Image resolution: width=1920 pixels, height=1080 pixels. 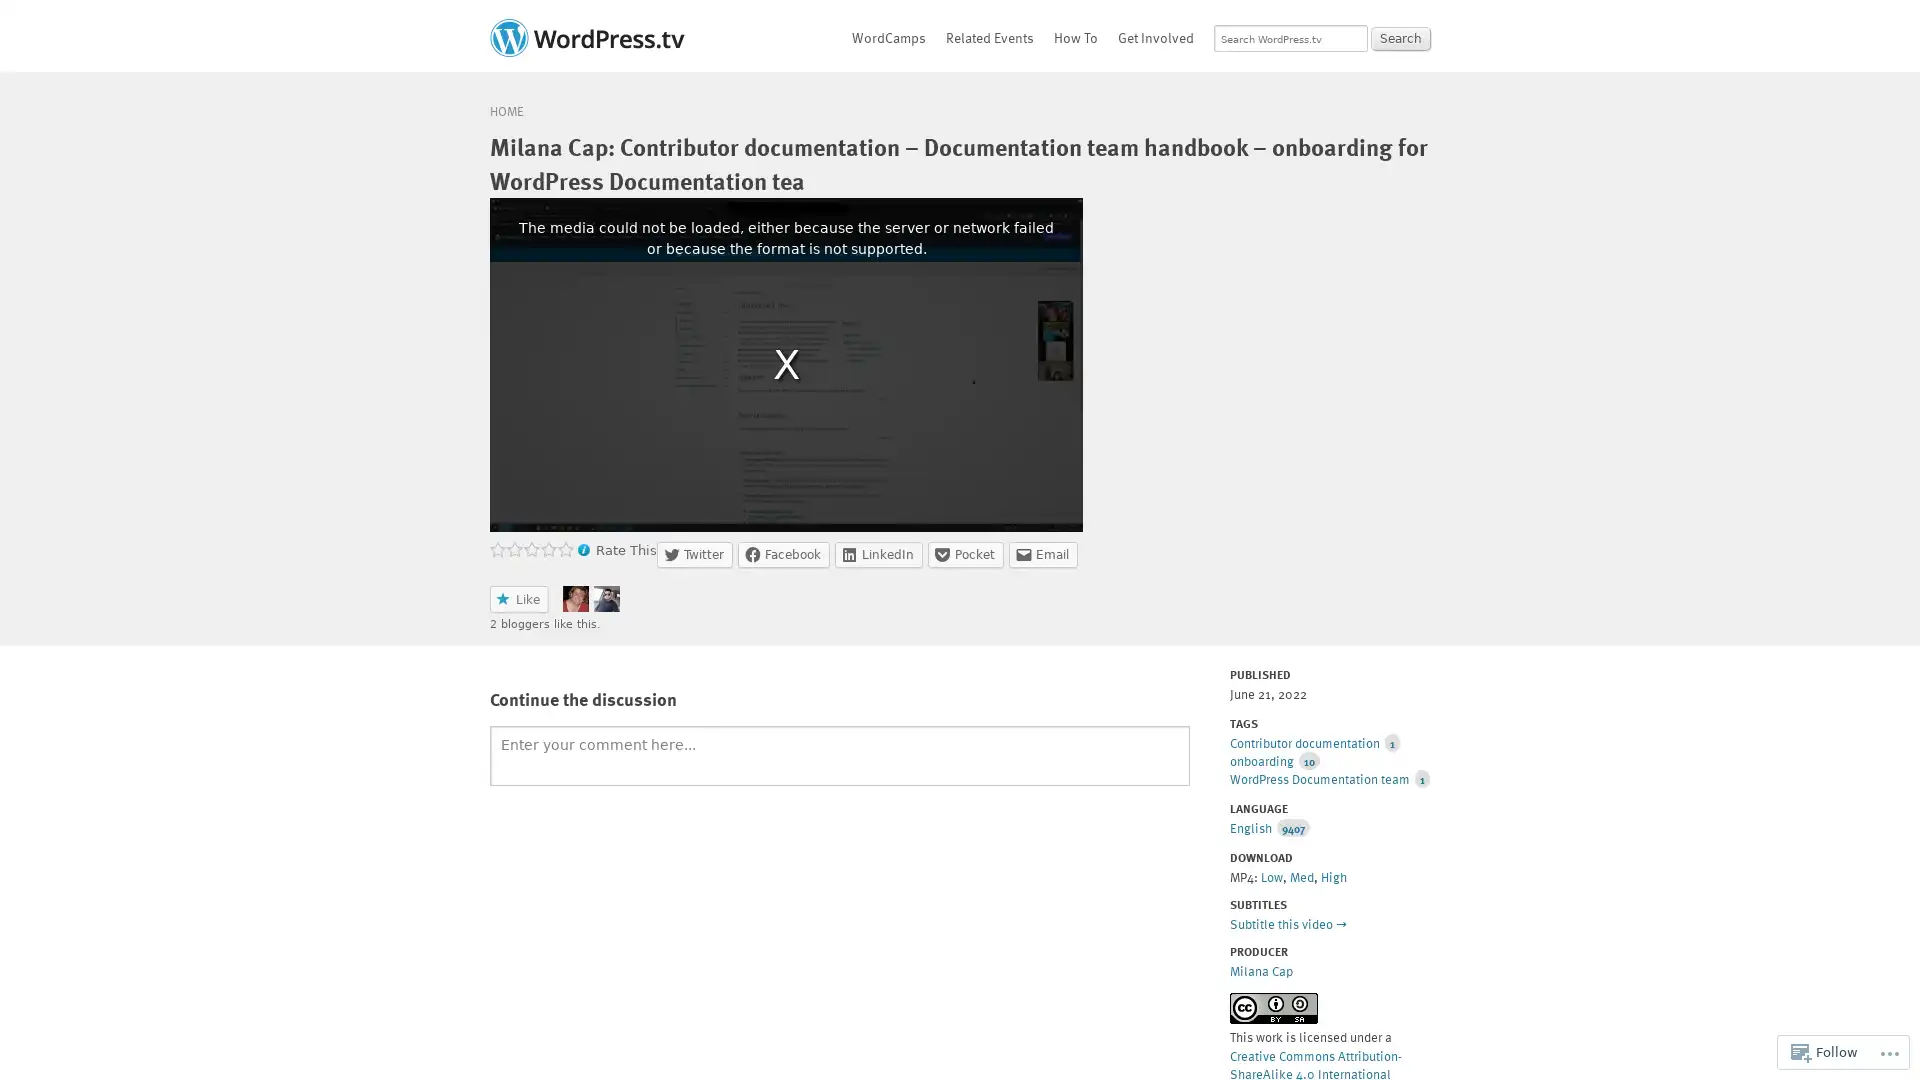 I want to click on Search, so click(x=1400, y=38).